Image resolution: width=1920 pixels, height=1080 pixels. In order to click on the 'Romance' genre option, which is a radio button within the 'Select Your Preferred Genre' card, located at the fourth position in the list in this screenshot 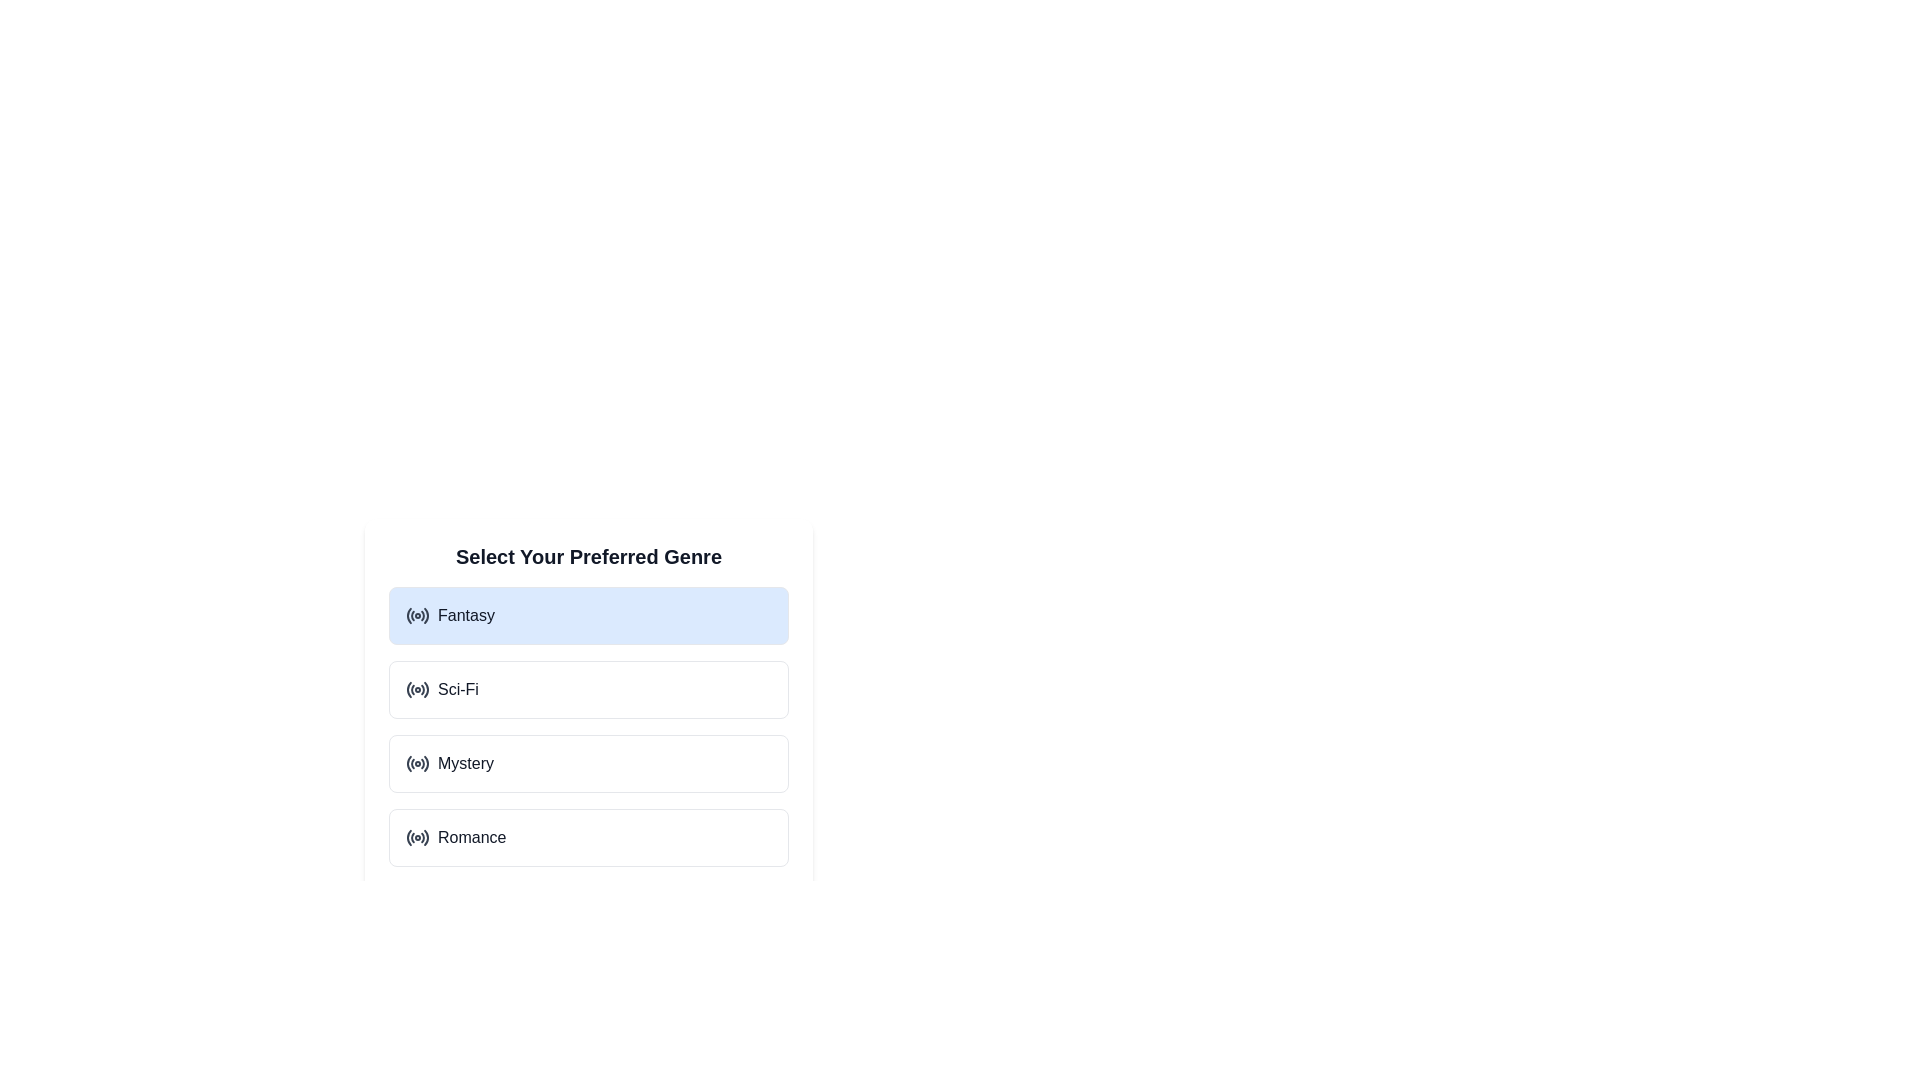, I will do `click(588, 837)`.